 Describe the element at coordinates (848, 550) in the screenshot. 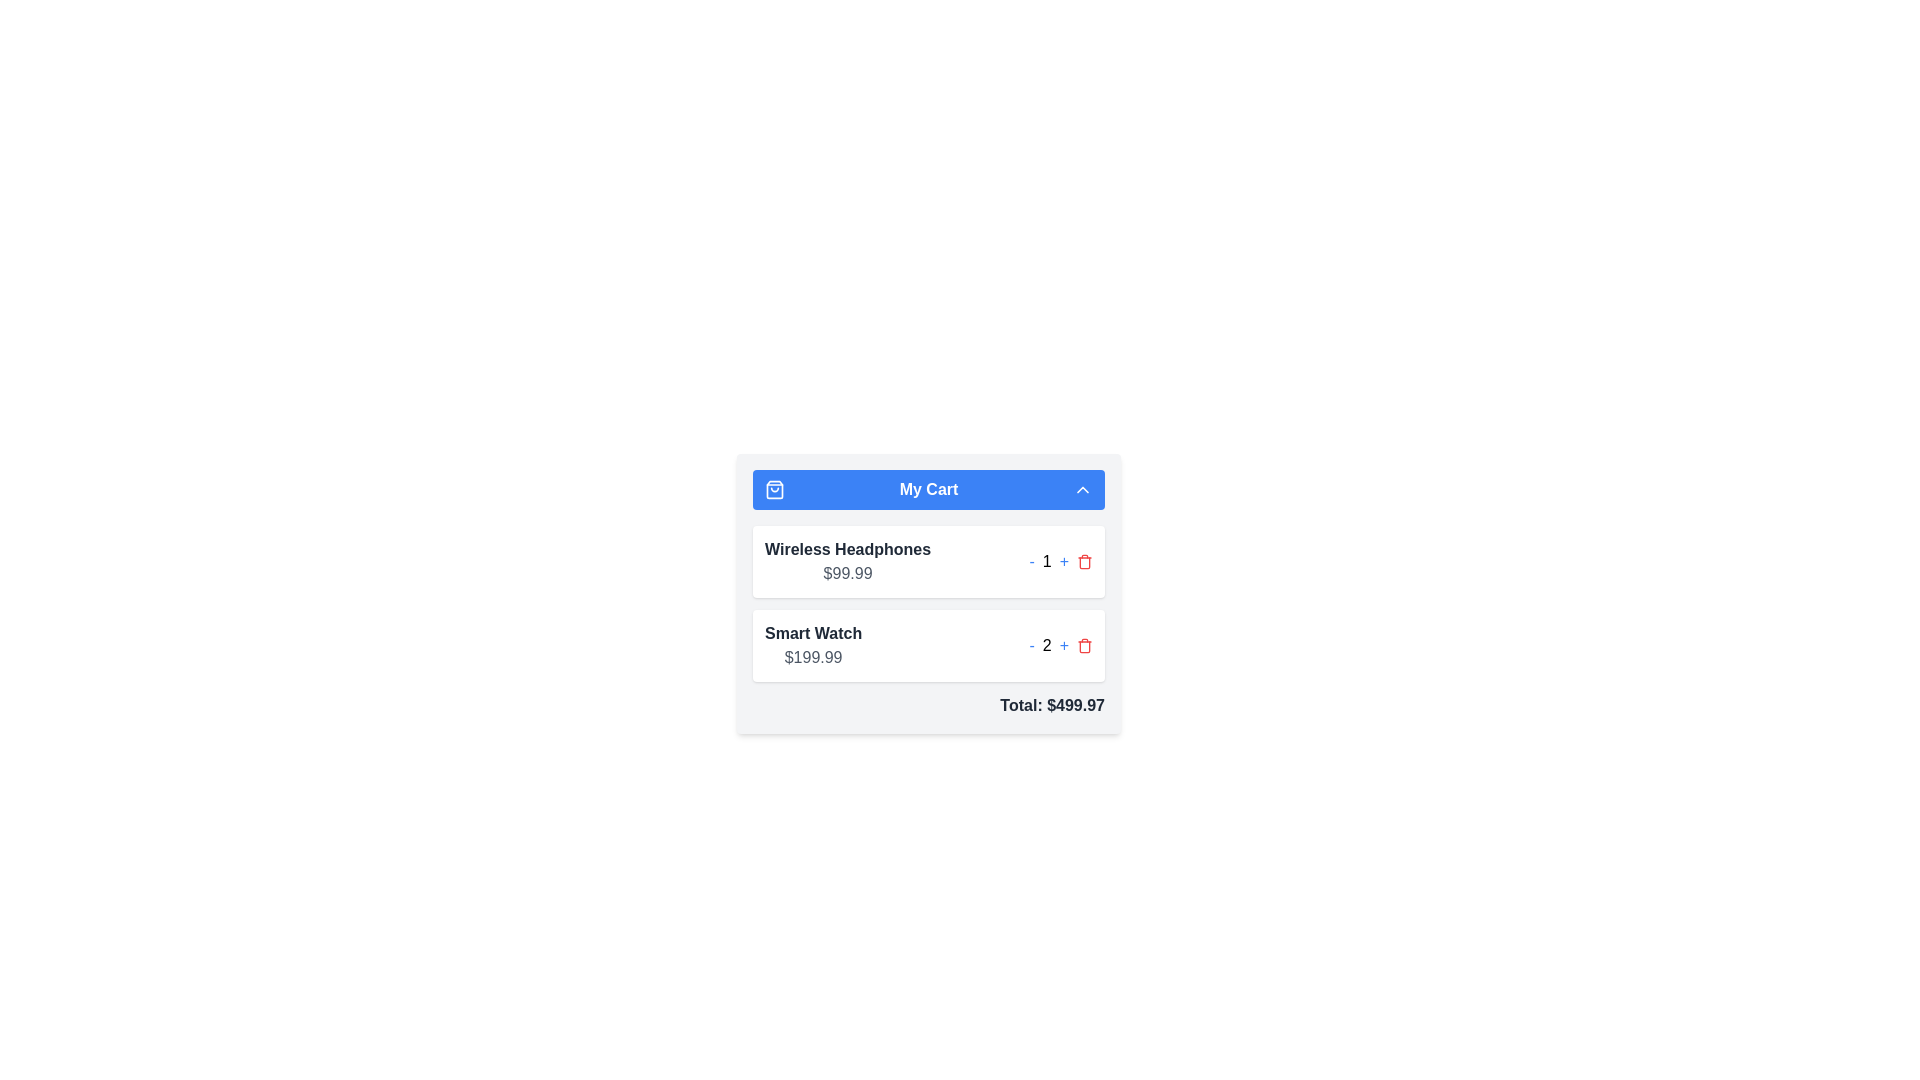

I see `the 'Wireless Headphones' text label, which is styled in bold grayish-black font and located at the top-left of the product card in the shopping cart interface` at that location.